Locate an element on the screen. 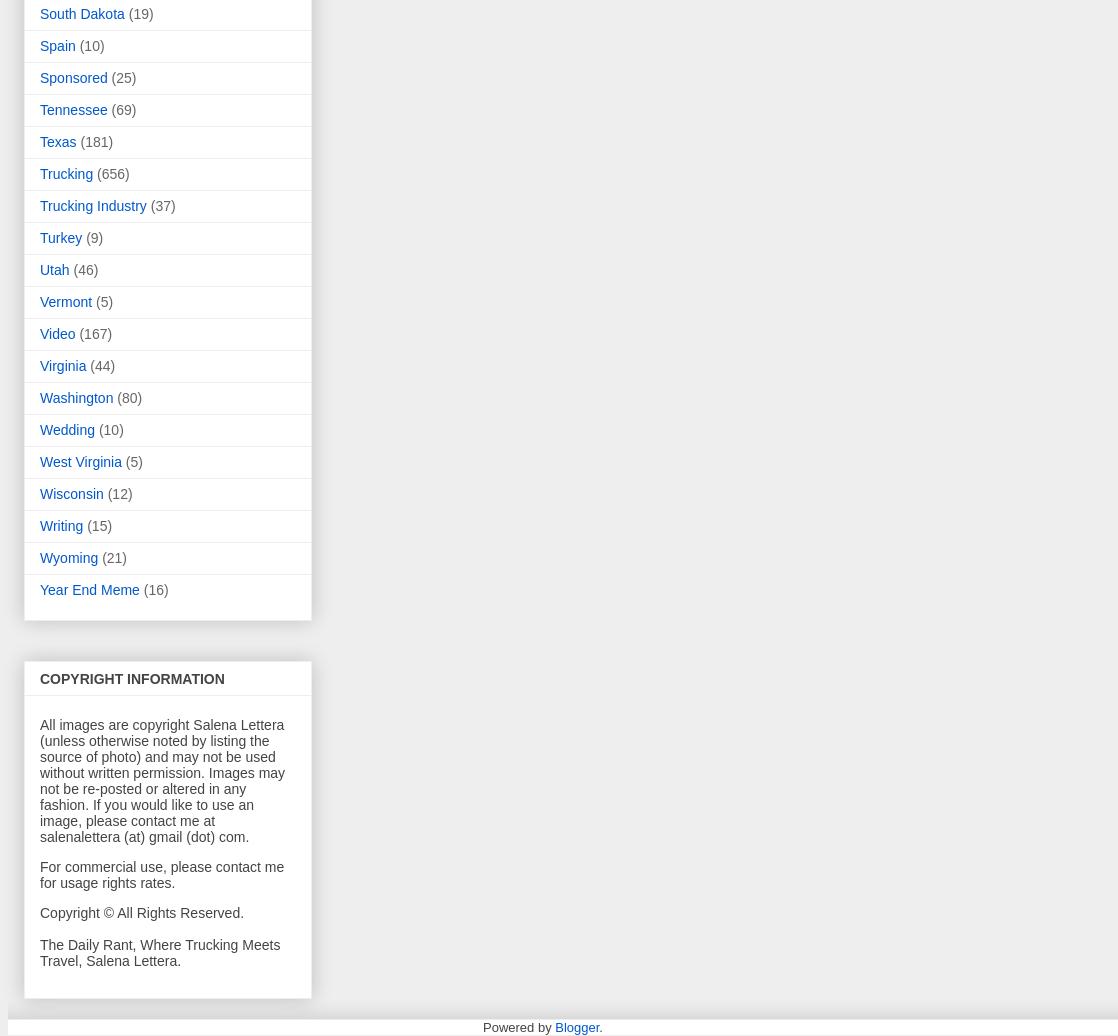 The height and width of the screenshot is (1036, 1118). 'Sponsored' is located at coordinates (73, 78).